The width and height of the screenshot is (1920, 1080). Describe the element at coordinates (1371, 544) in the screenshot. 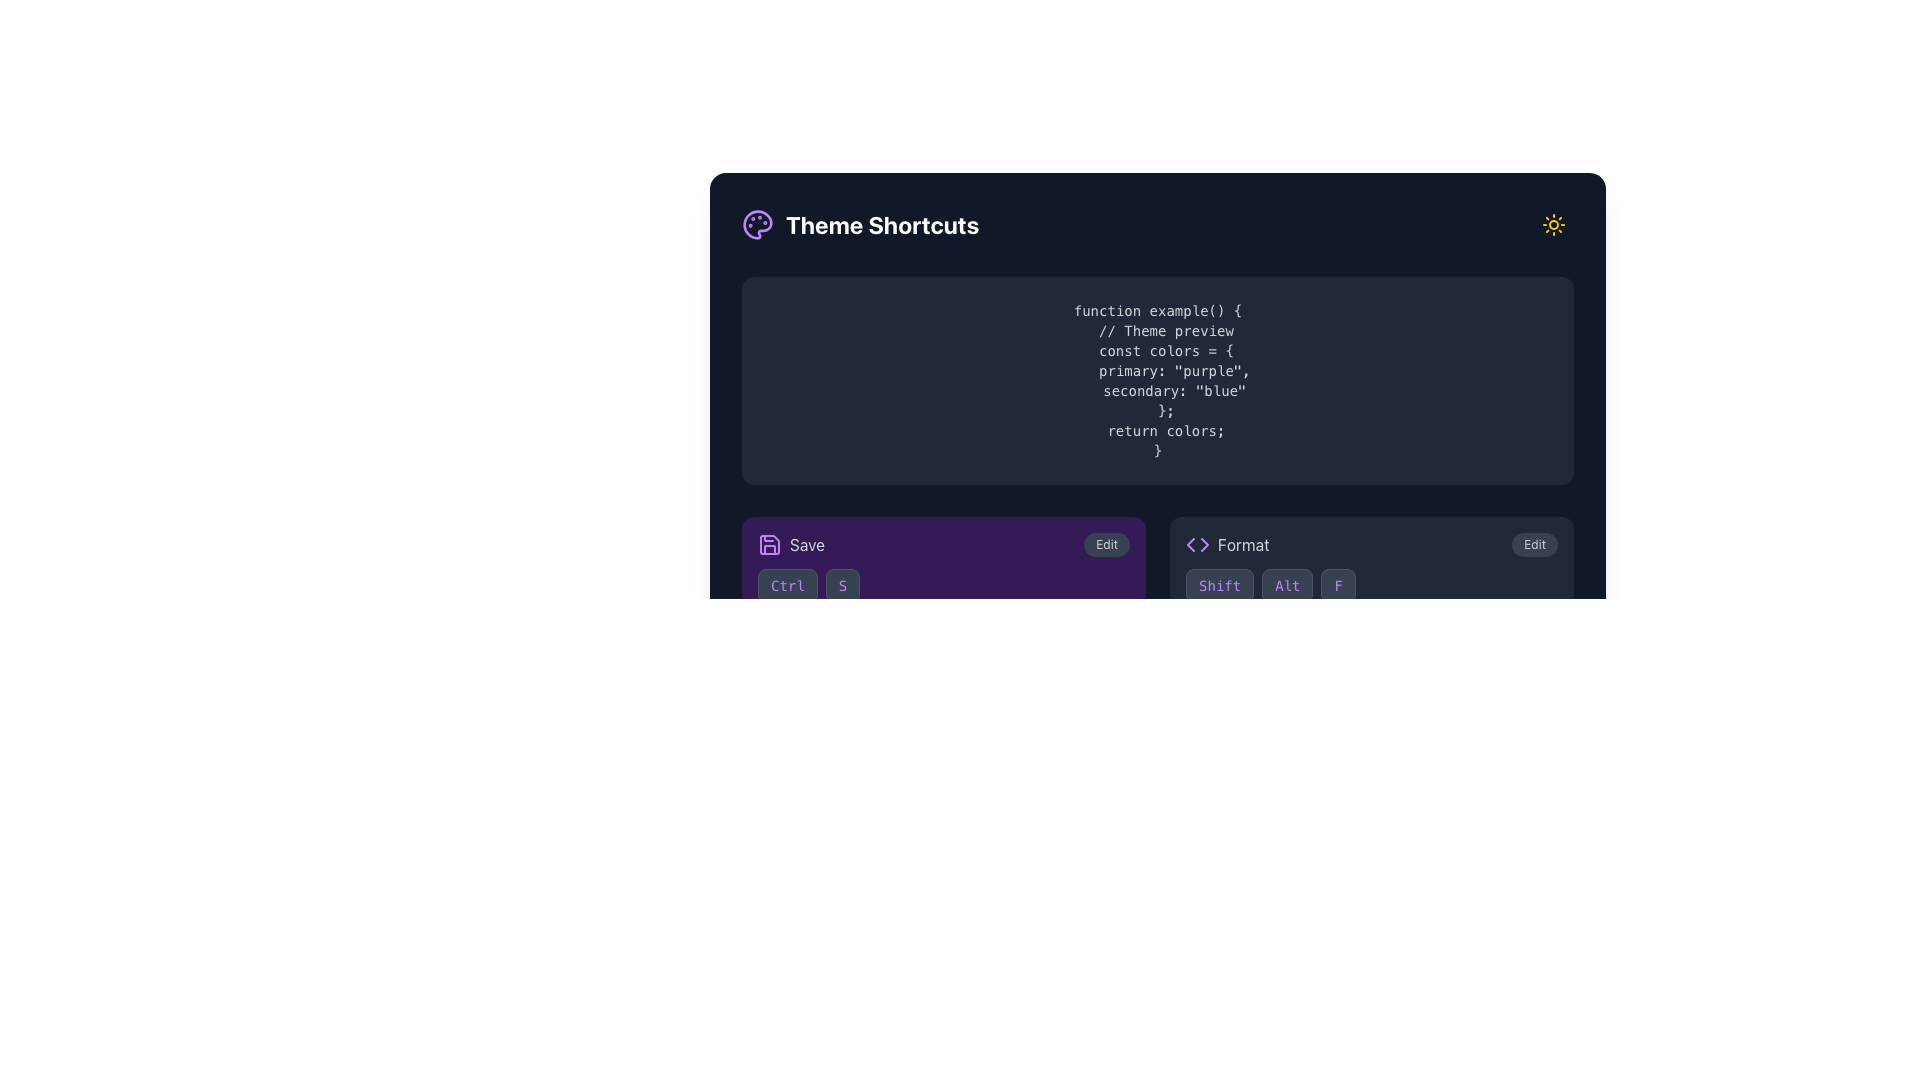

I see `the 'Edit' button in the 'Format' composite UI element, which is styled with a rounded rectangle shape and a gray background, located at the bottom right of the view` at that location.